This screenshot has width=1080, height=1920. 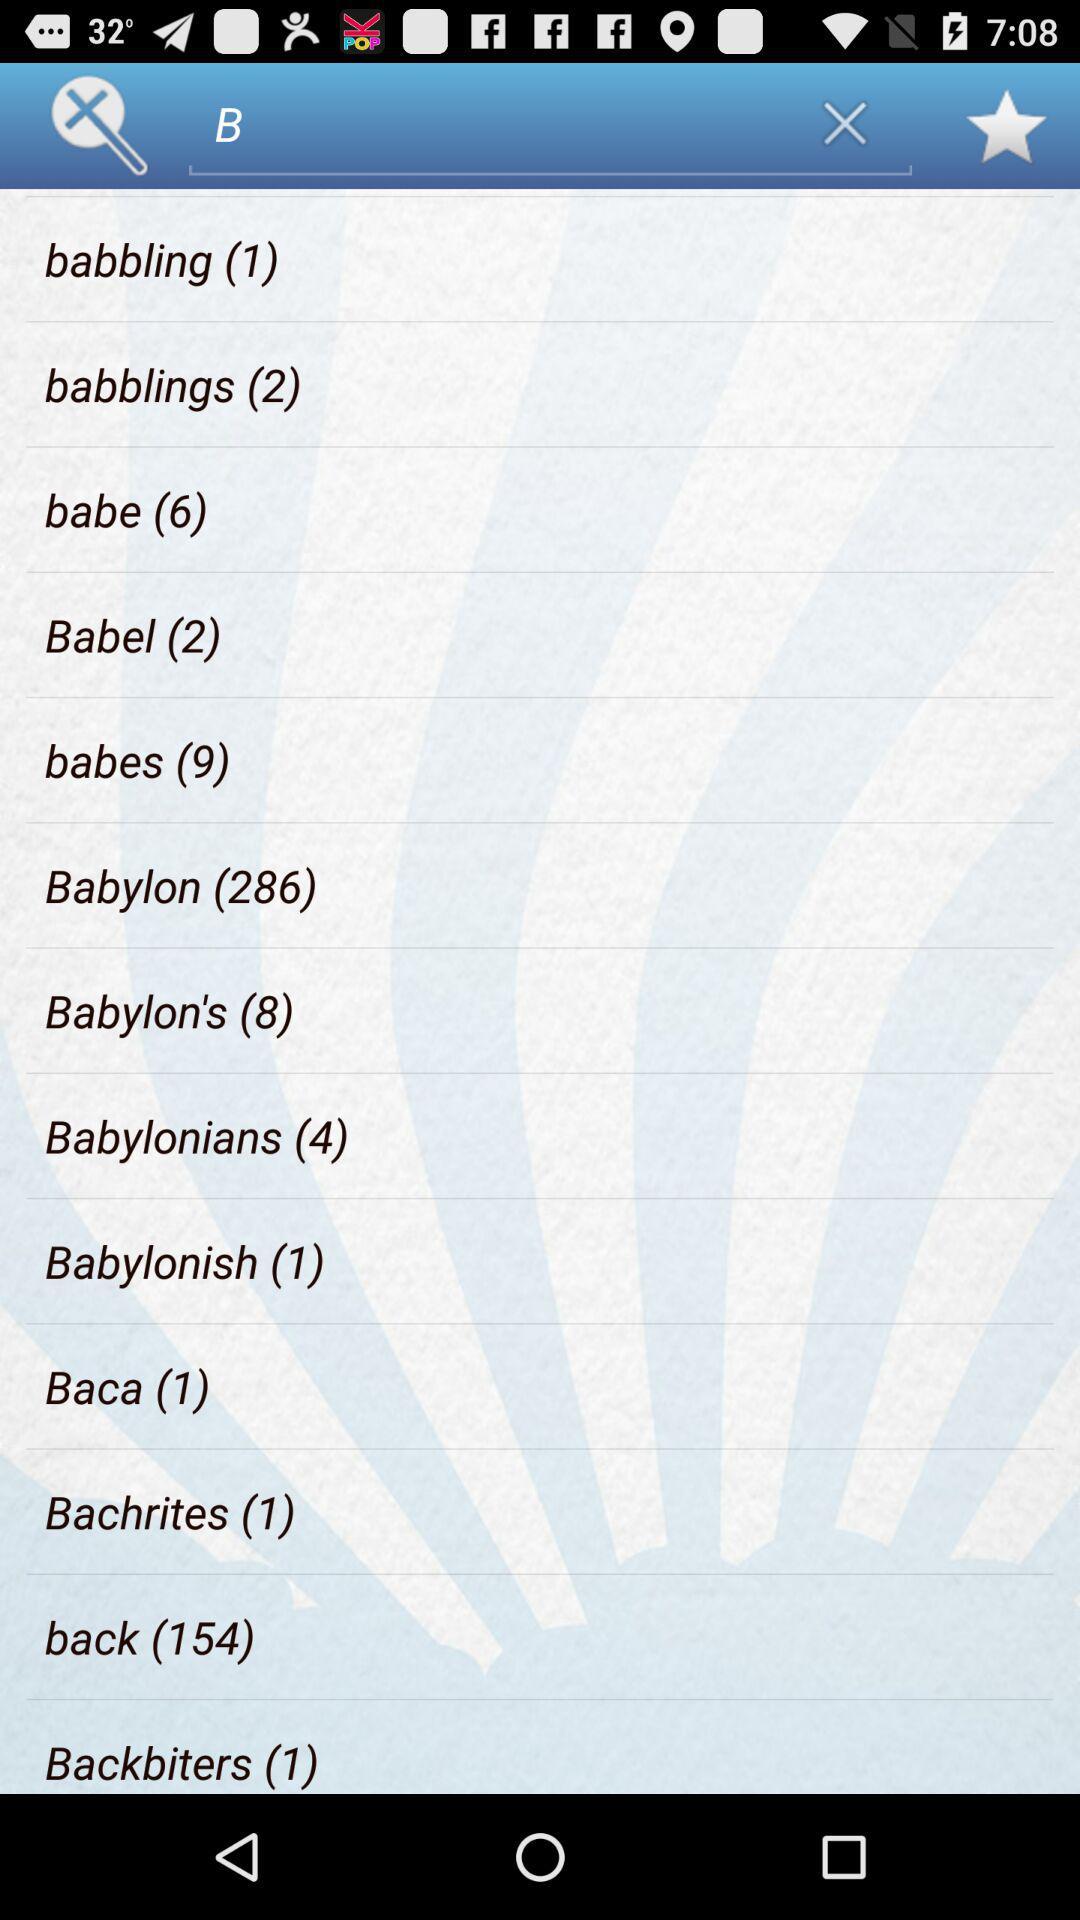 I want to click on icon next to the b icon, so click(x=142, y=192).